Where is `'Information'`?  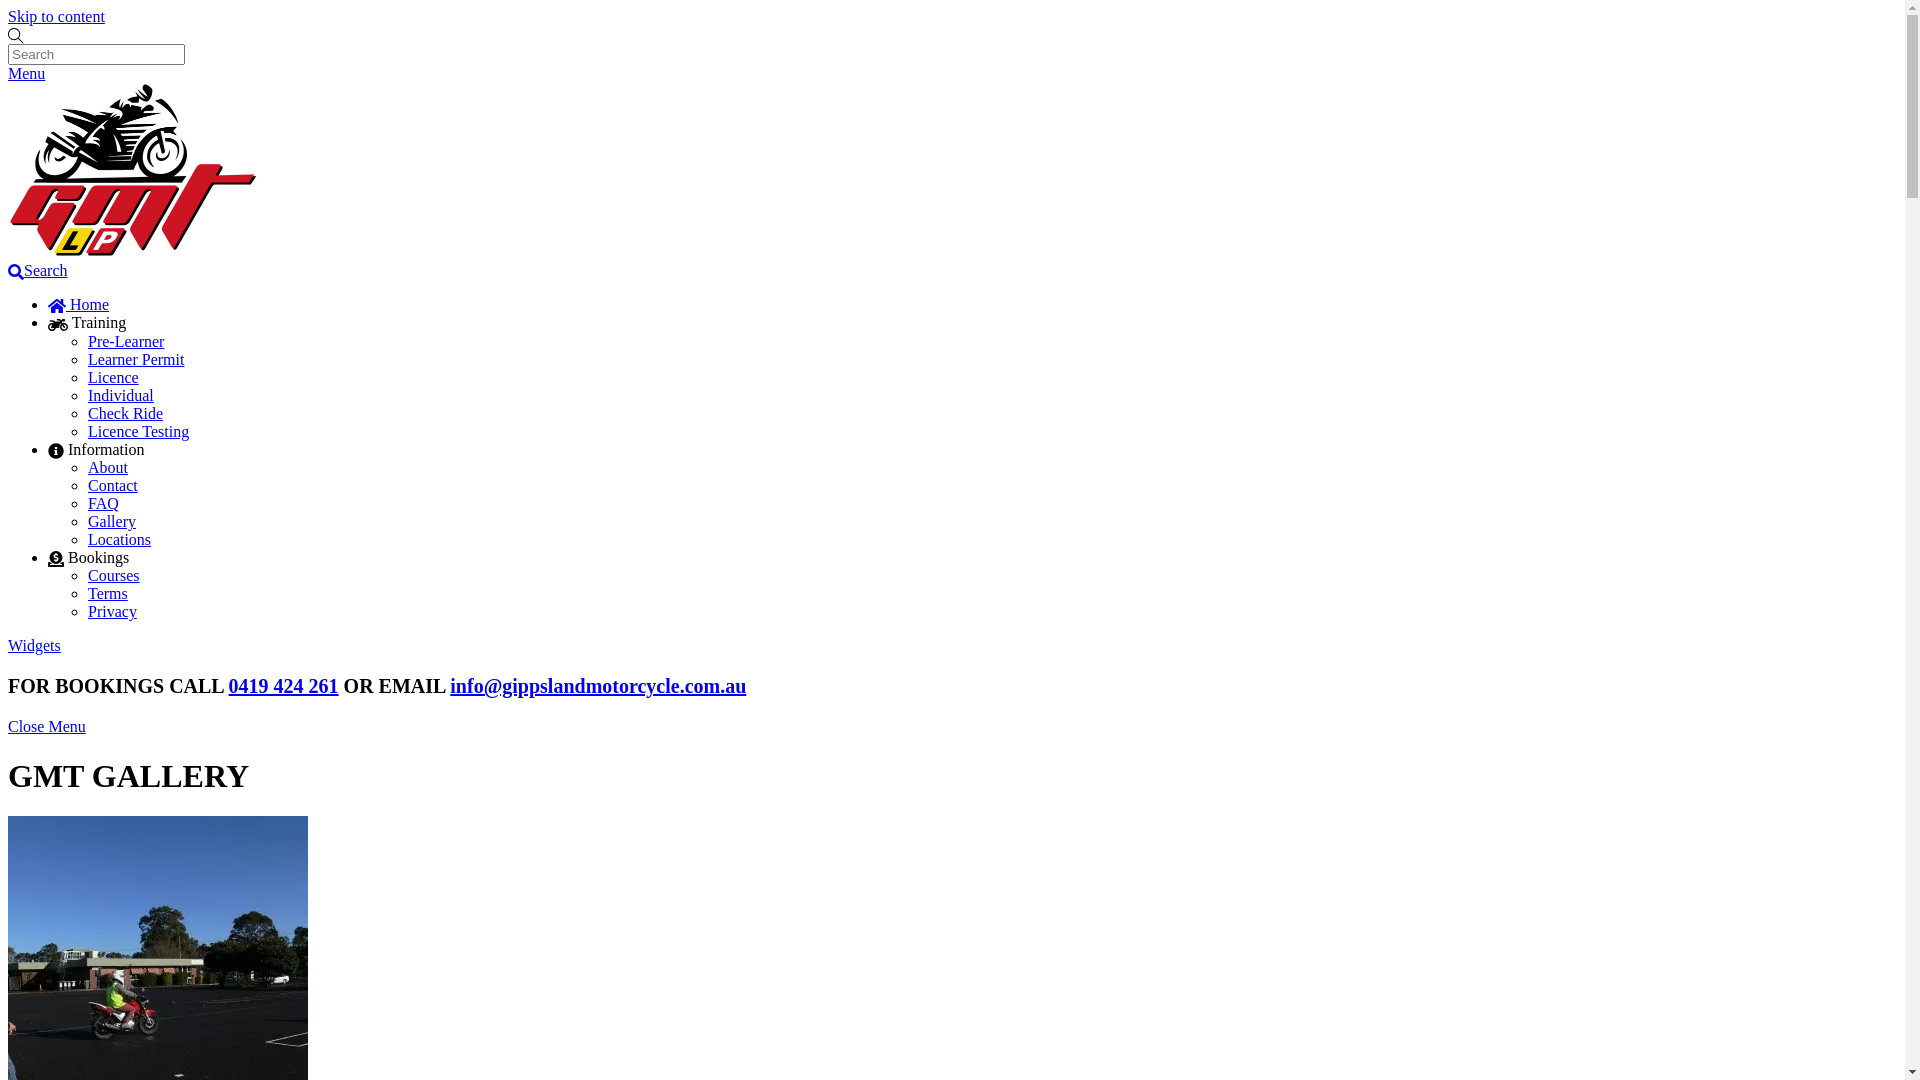 'Information' is located at coordinates (95, 448).